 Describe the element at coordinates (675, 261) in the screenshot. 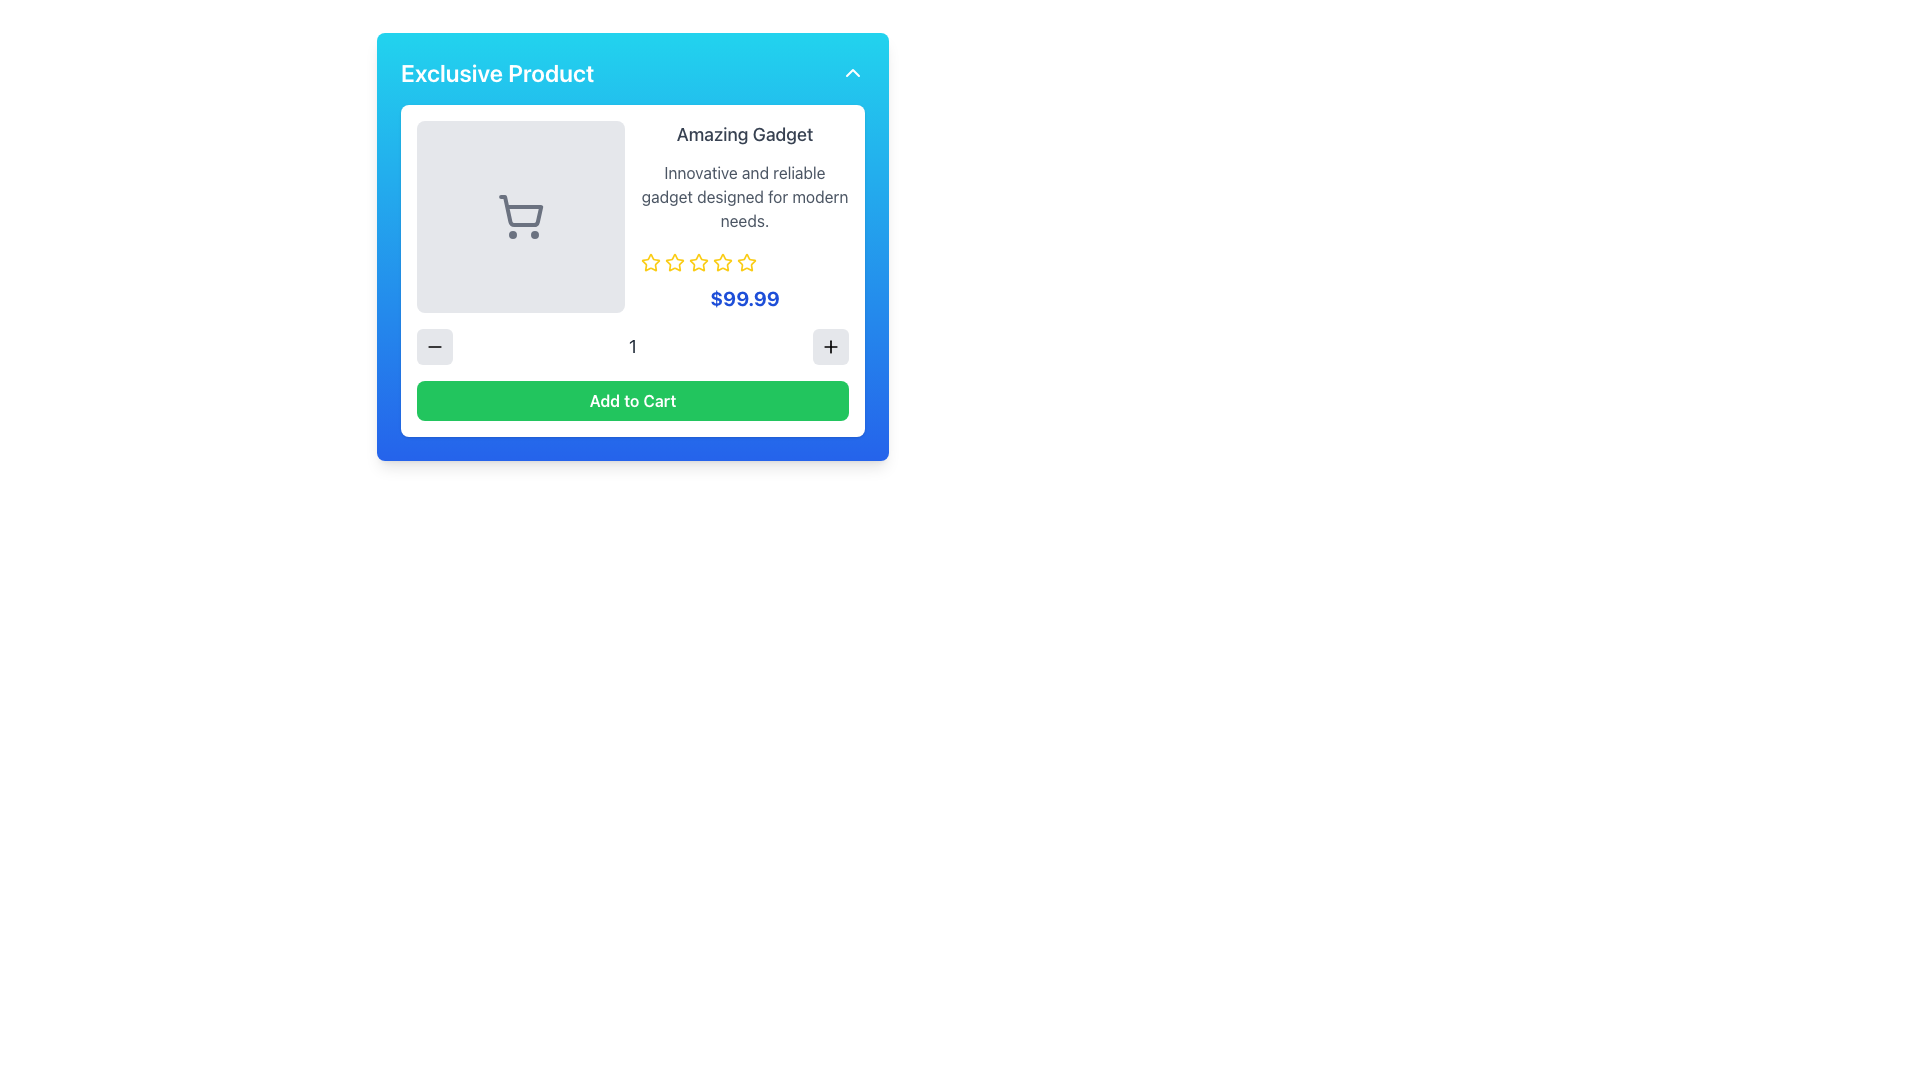

I see `the second star icon in the horizontal row of five star icons, which has a golden yellow color and a hollow center` at that location.